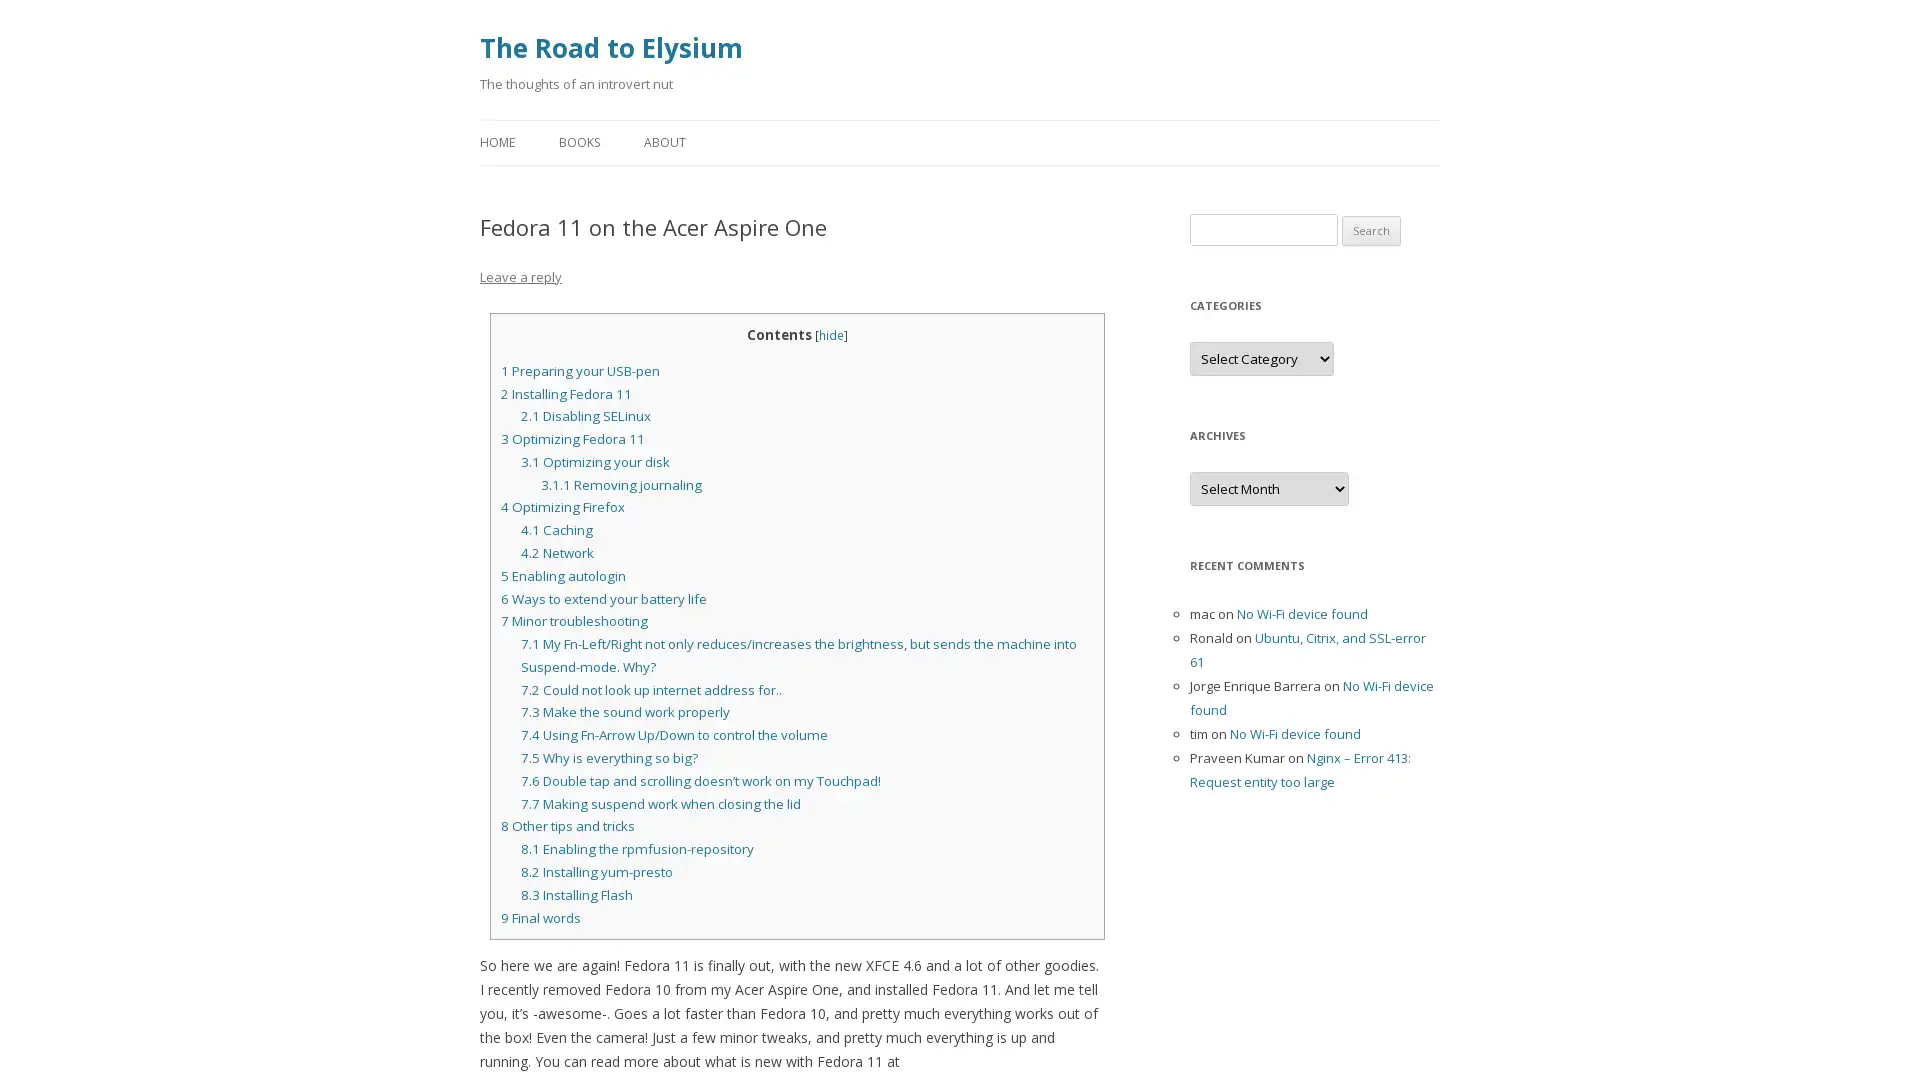  What do you see at coordinates (1370, 230) in the screenshot?
I see `Search` at bounding box center [1370, 230].